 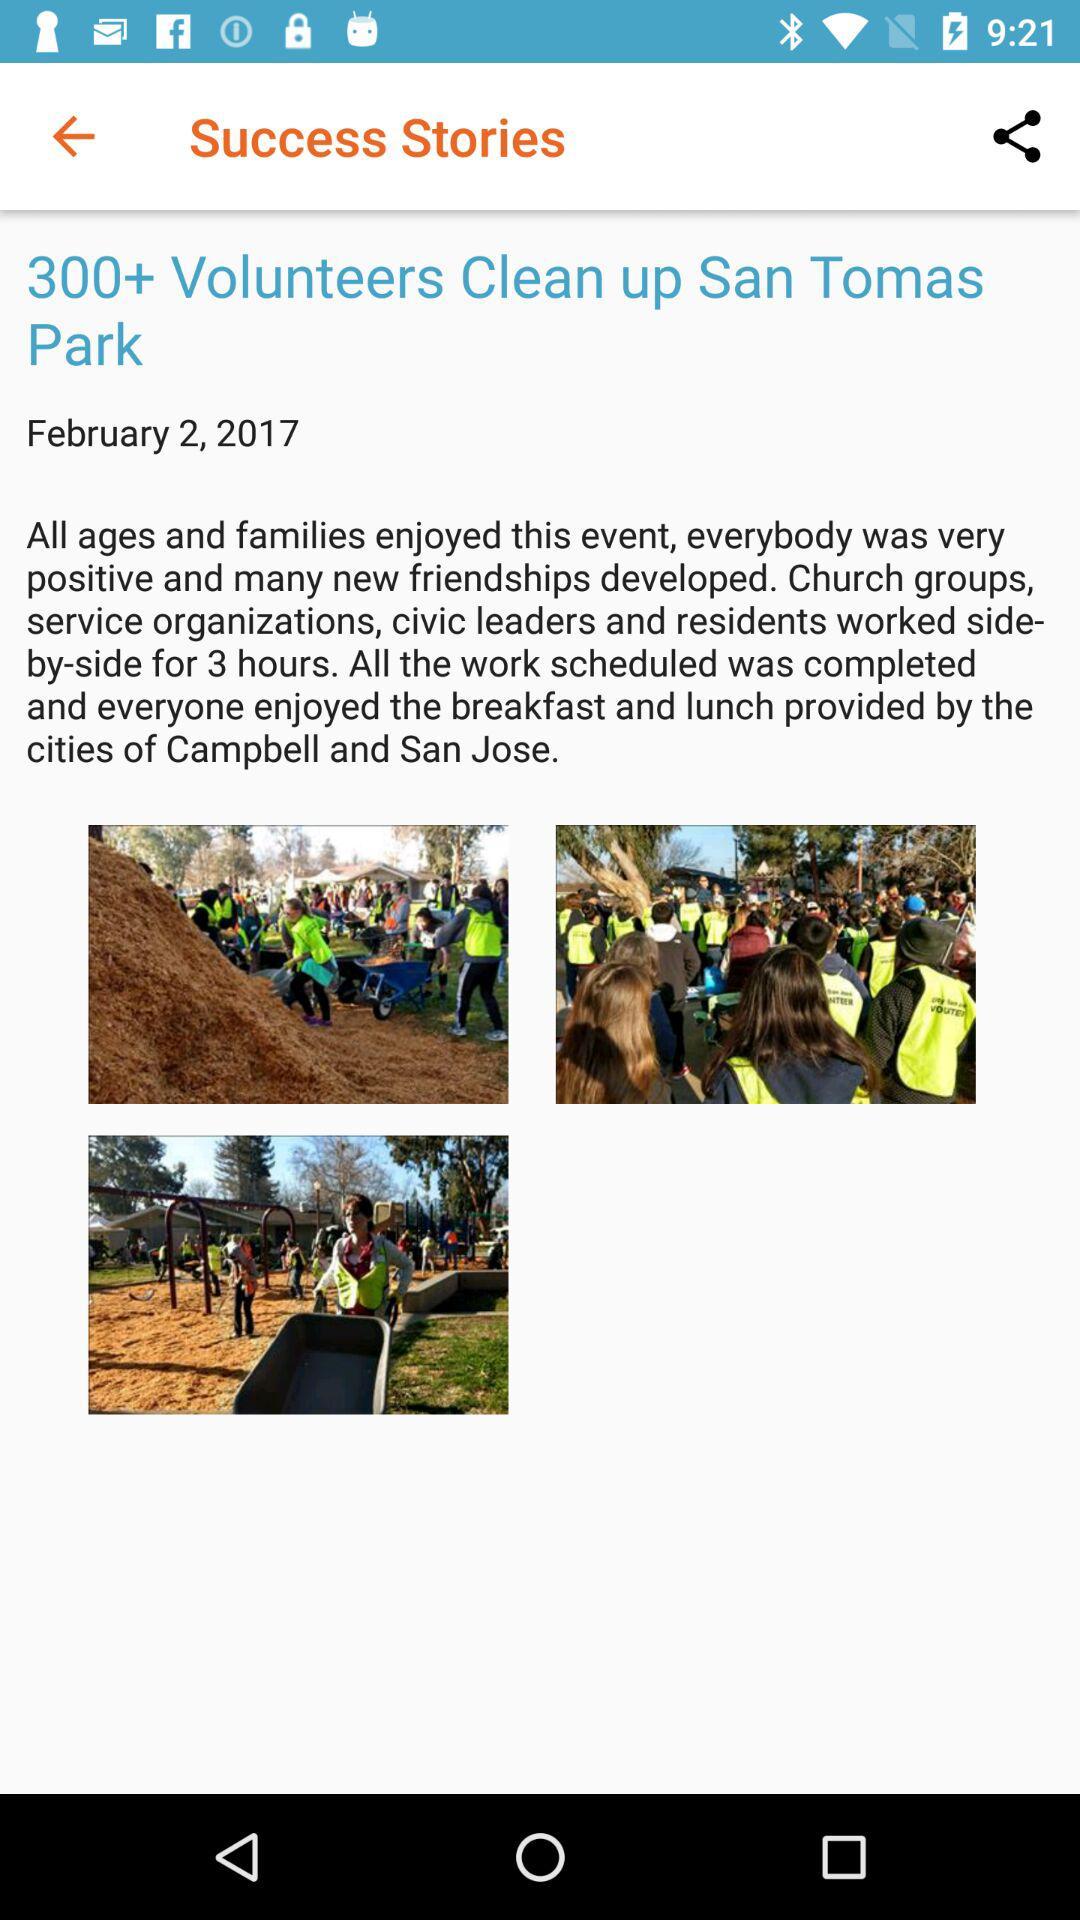 What do you see at coordinates (298, 1274) in the screenshot?
I see `open photo page` at bounding box center [298, 1274].